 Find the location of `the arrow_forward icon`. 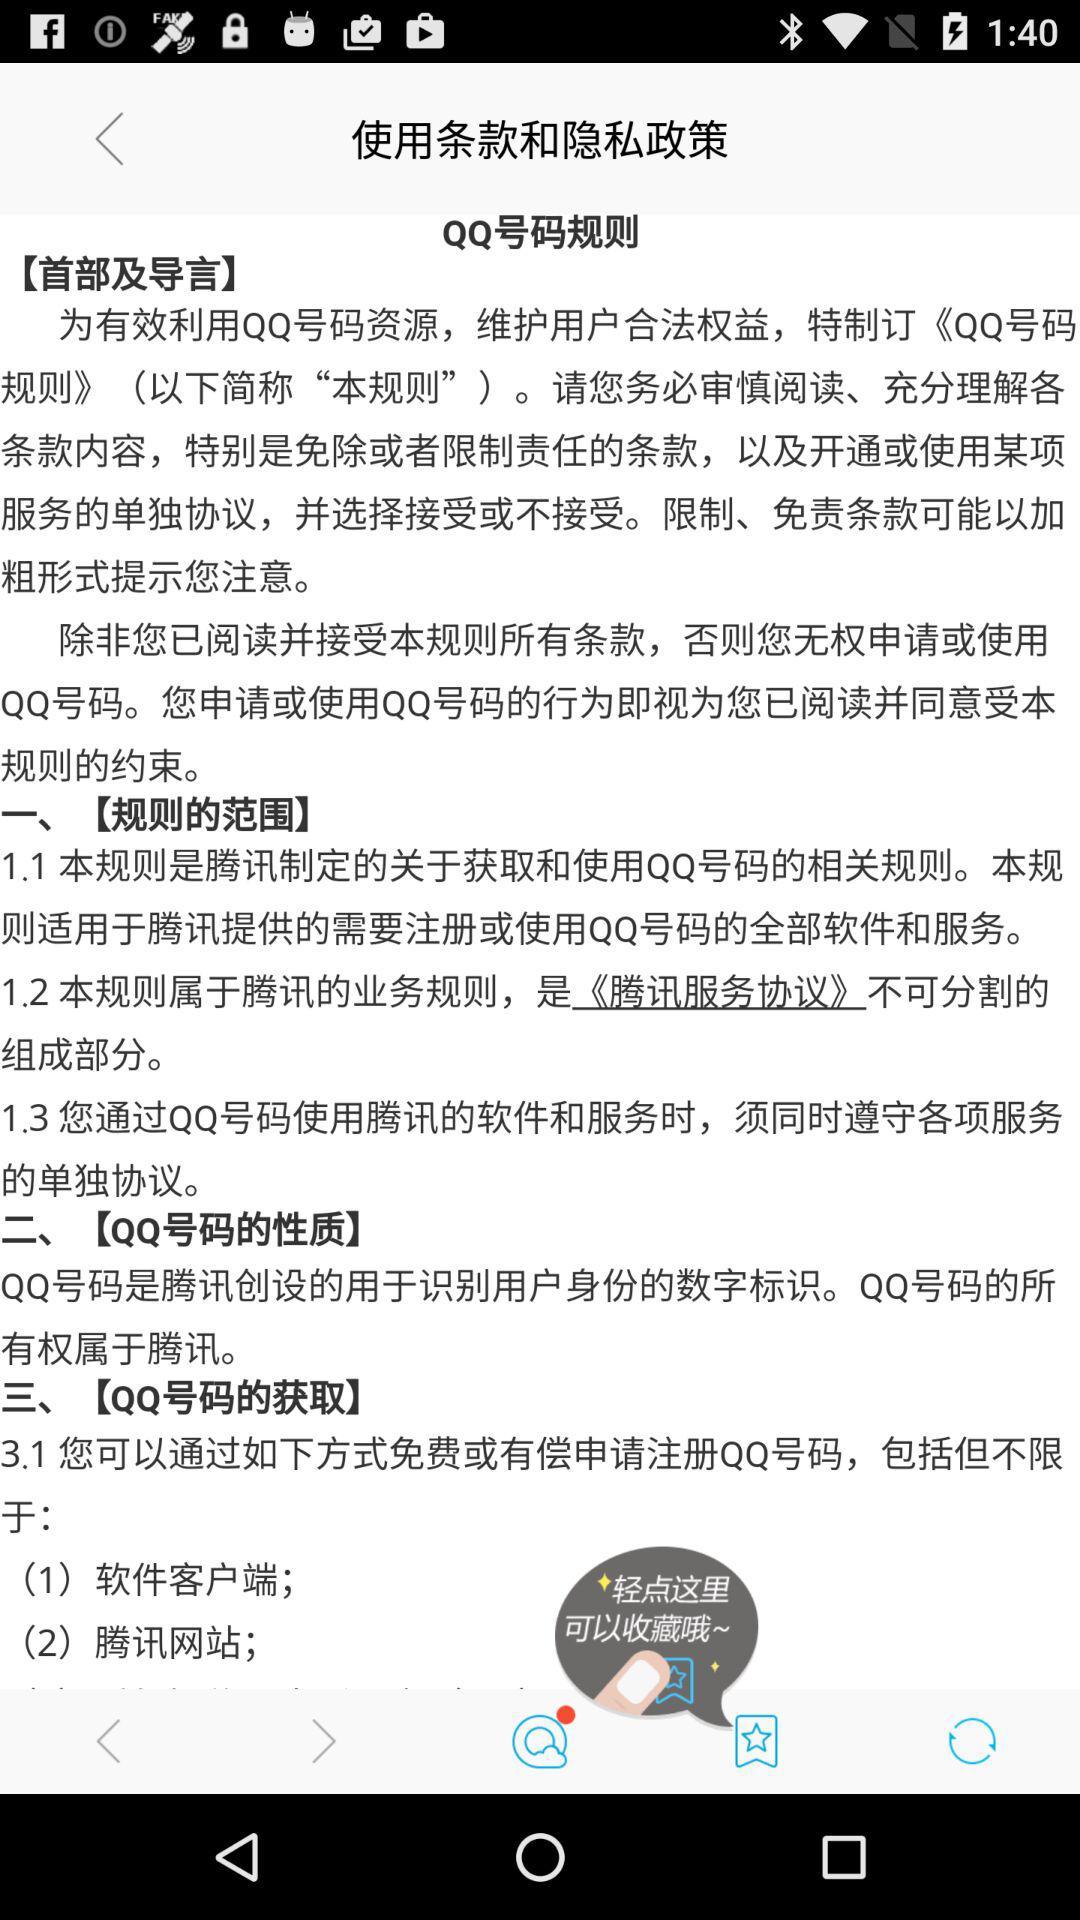

the arrow_forward icon is located at coordinates (323, 1862).